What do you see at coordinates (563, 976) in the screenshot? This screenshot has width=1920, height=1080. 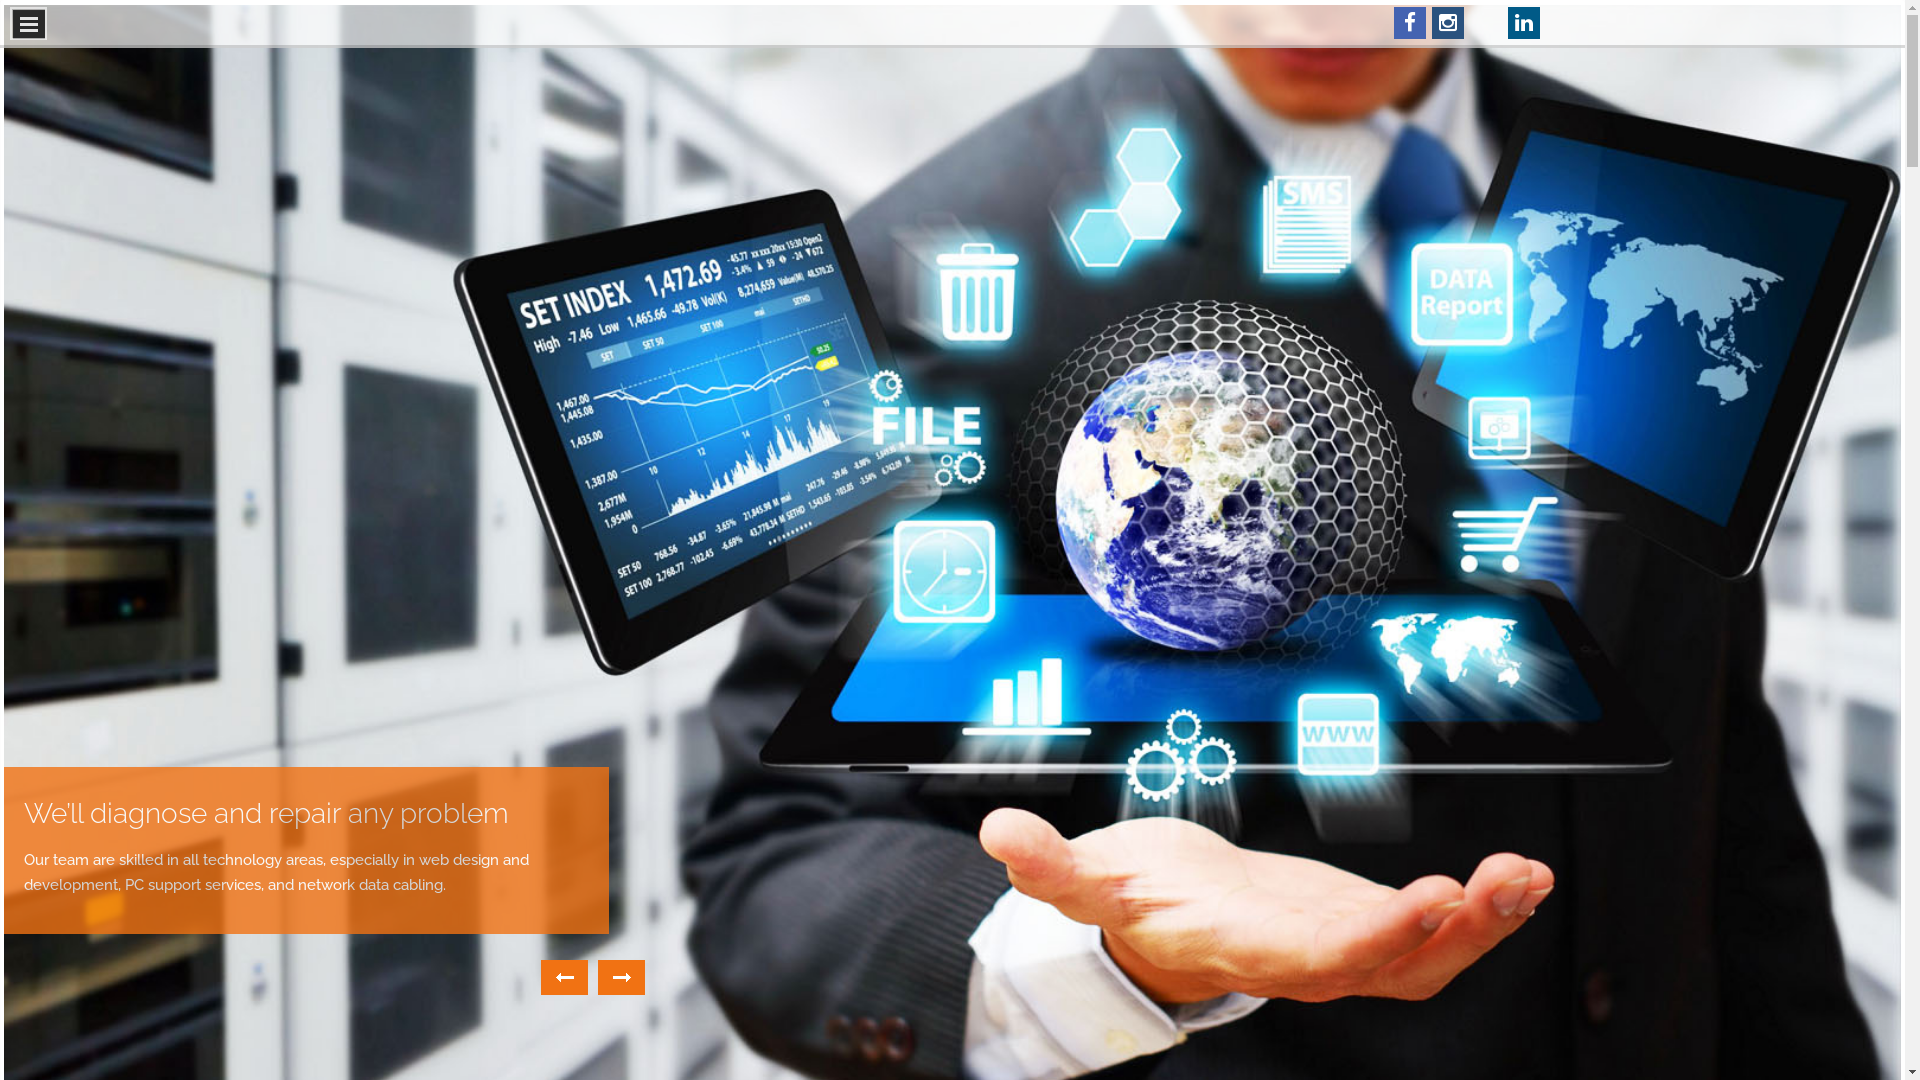 I see `'Previous'` at bounding box center [563, 976].